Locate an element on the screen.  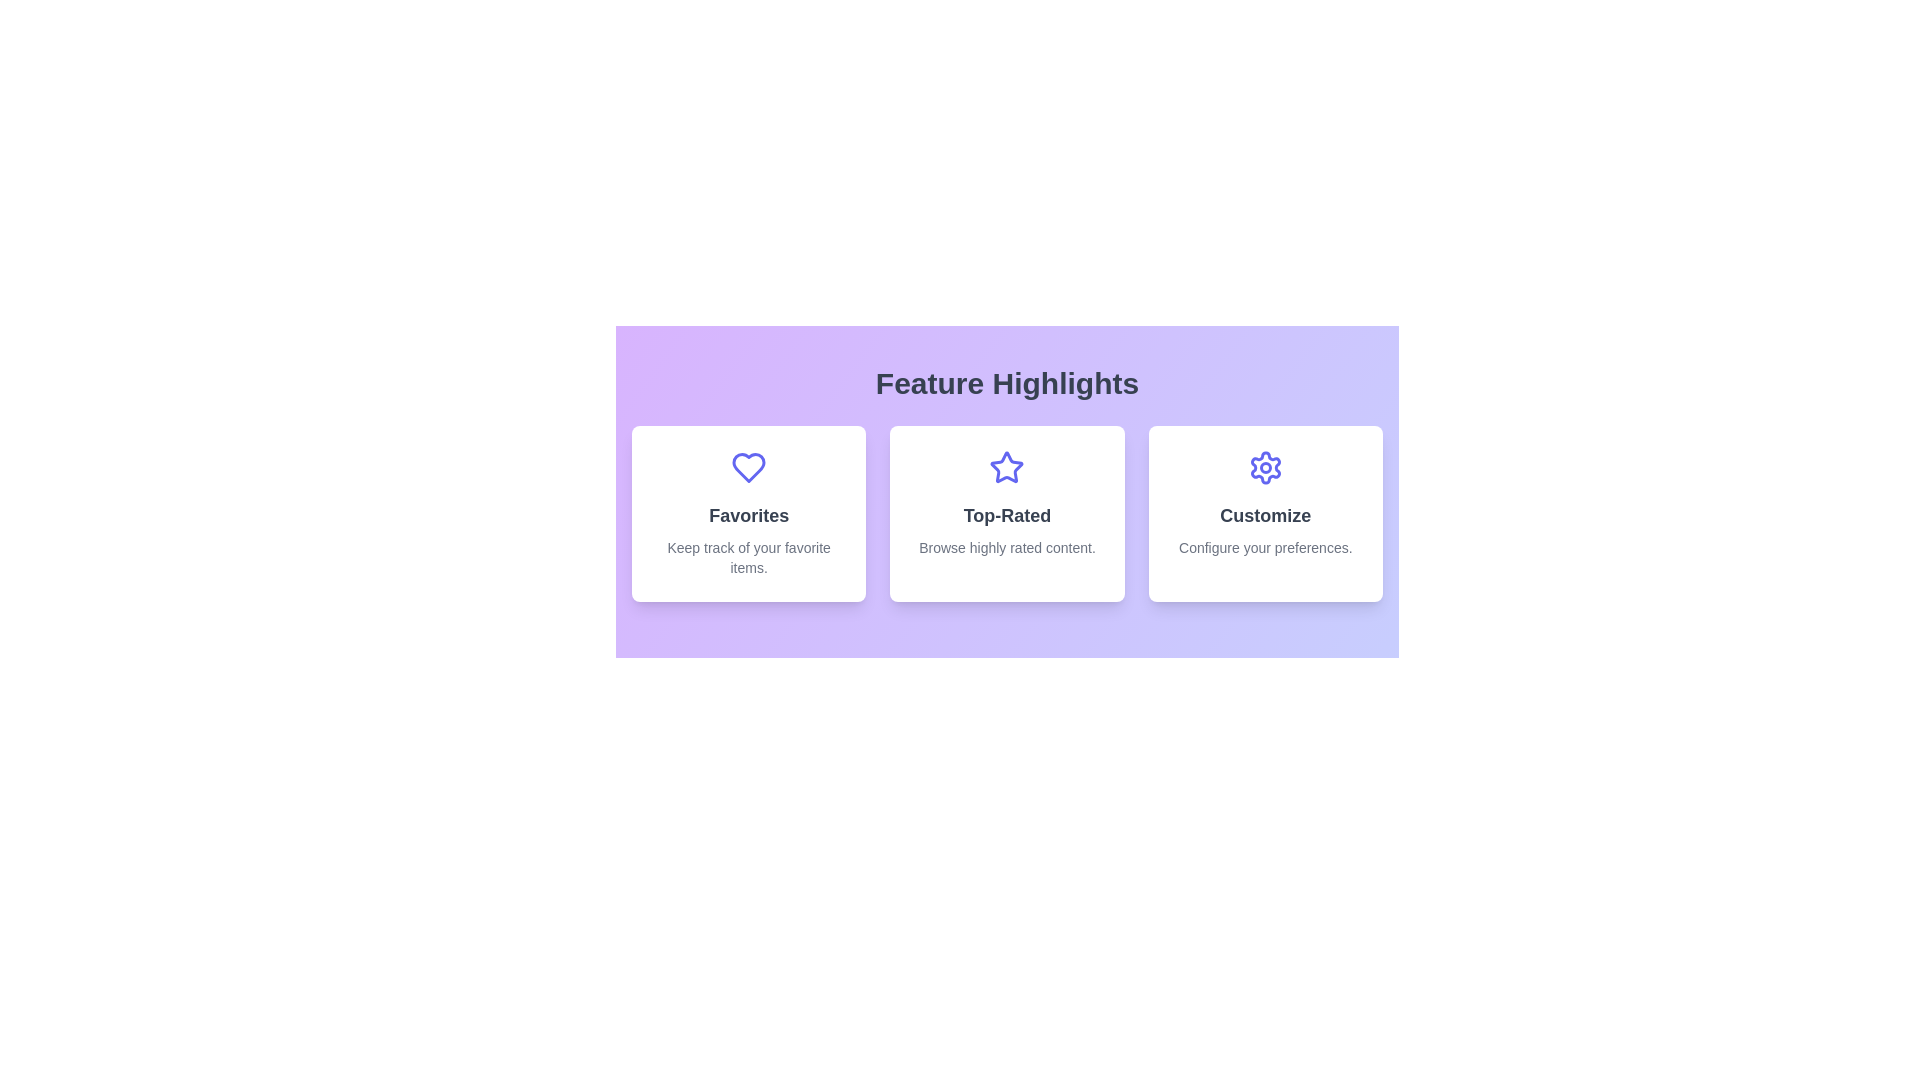
the cogwheel icon rendered in a purple hue, located at the rightmost position of the 'Customize' card is located at coordinates (1264, 467).